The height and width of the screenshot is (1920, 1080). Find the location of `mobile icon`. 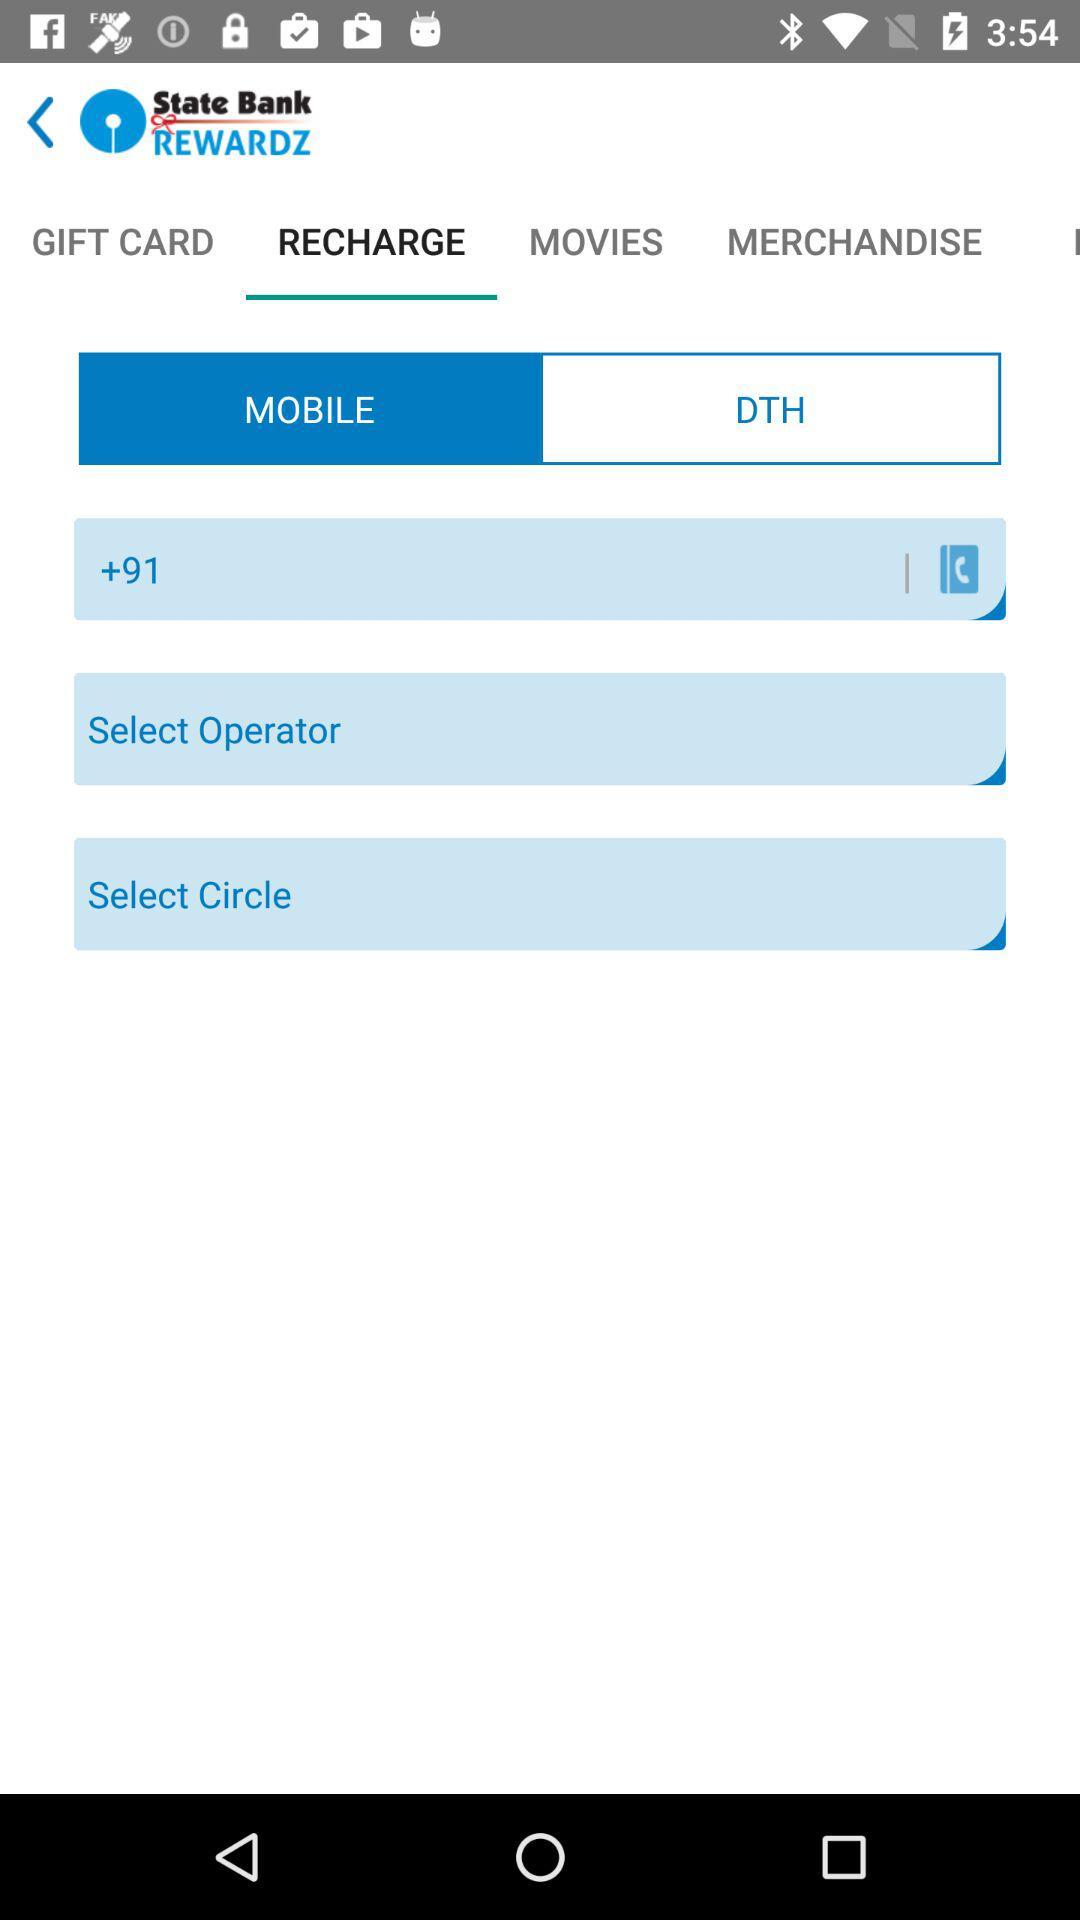

mobile icon is located at coordinates (309, 407).